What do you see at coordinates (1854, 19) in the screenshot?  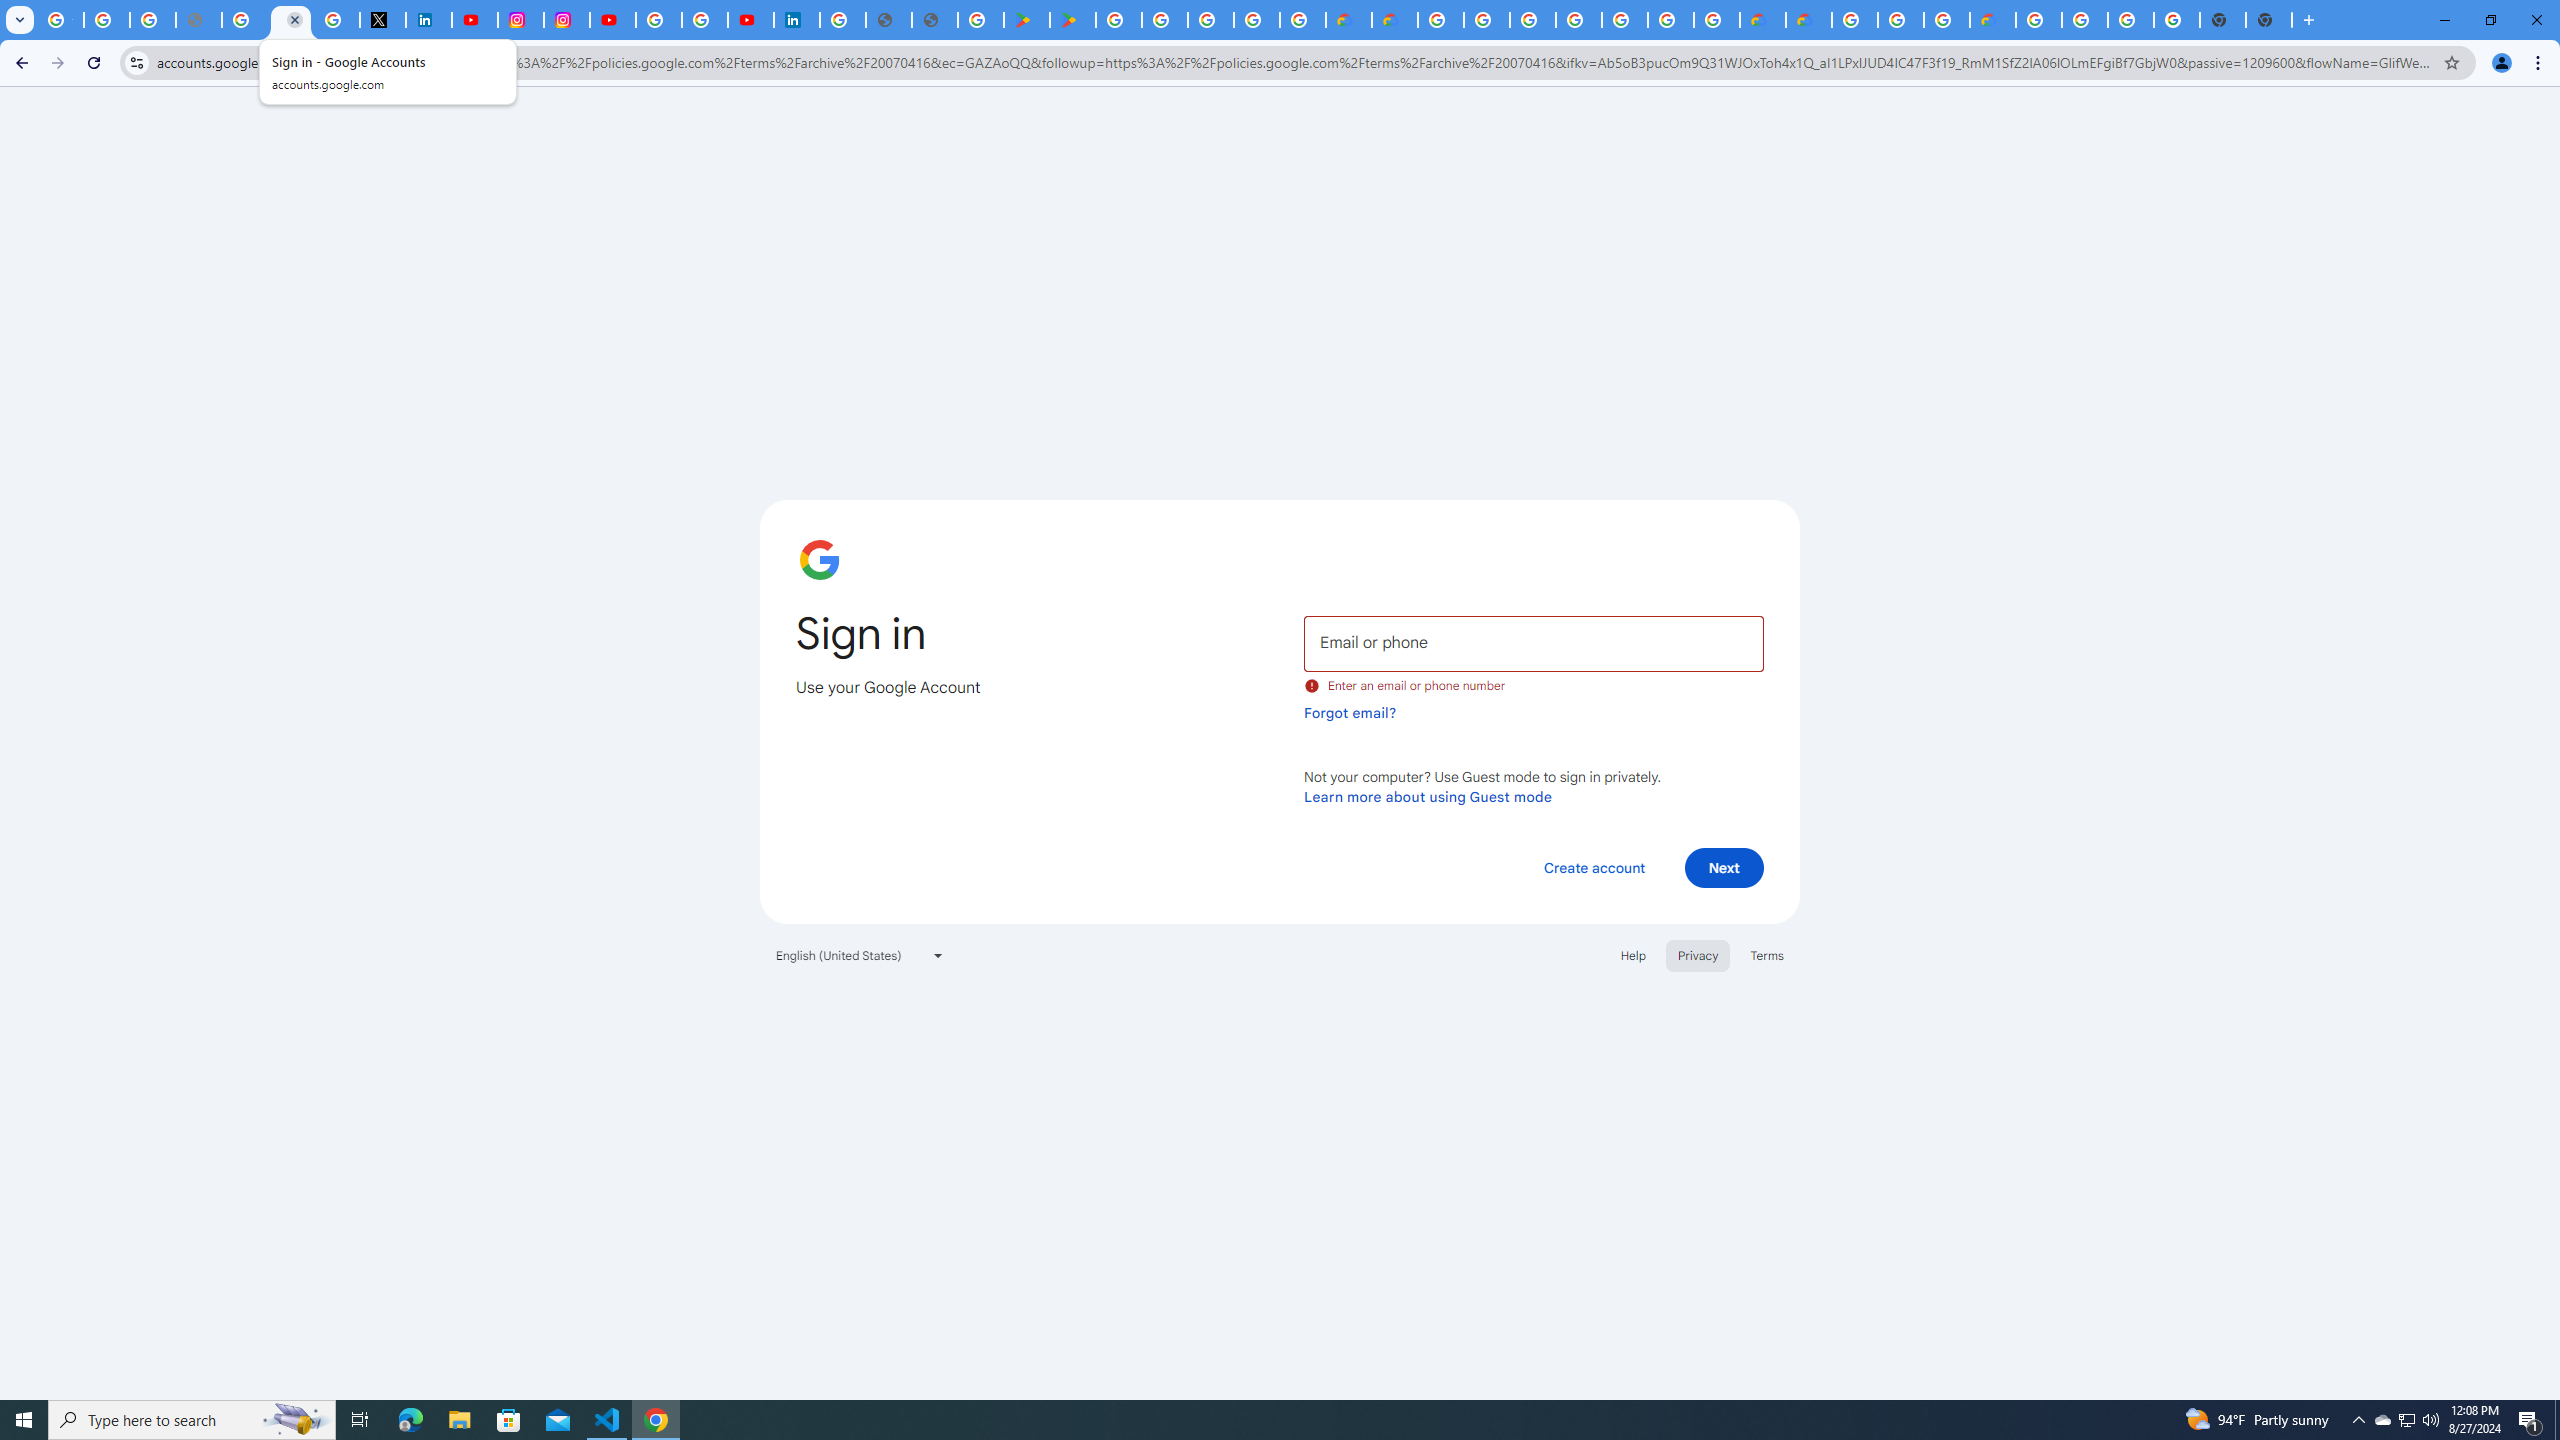 I see `'Google Cloud Platform'` at bounding box center [1854, 19].